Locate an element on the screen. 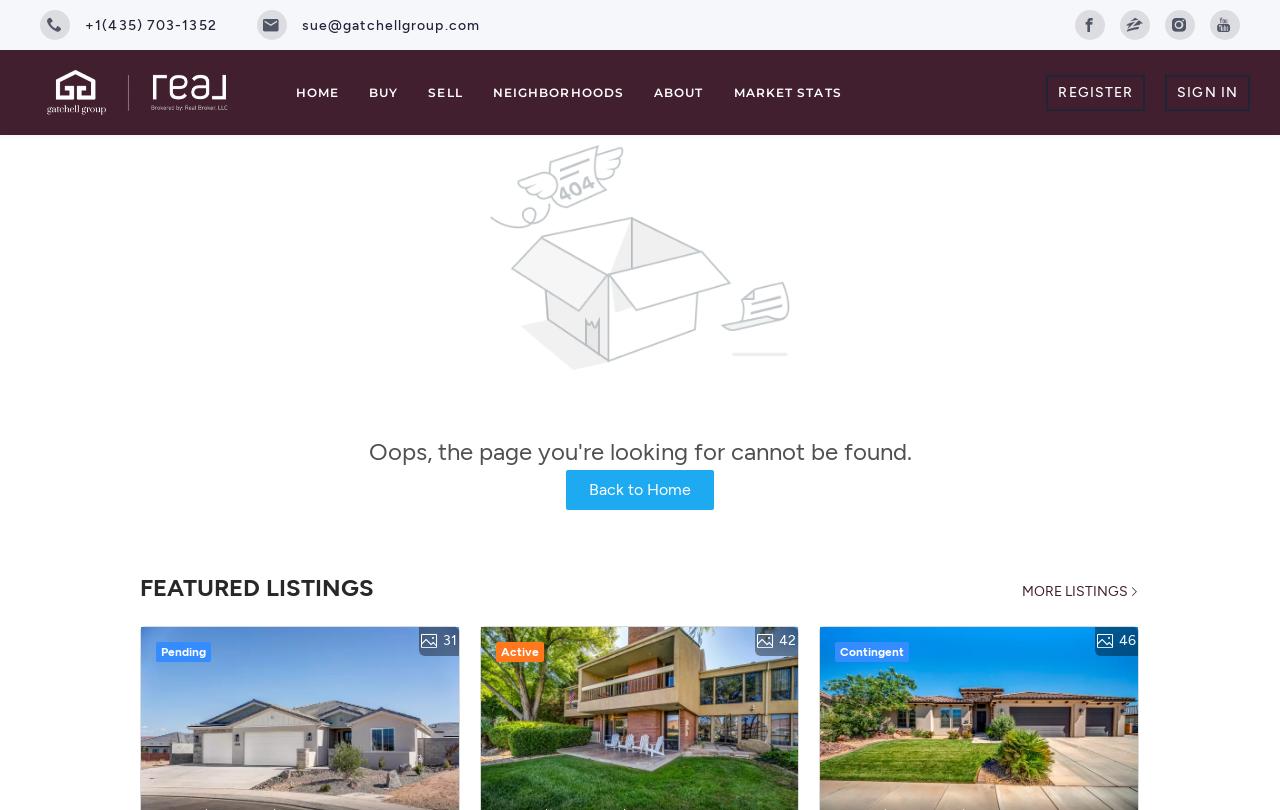 The height and width of the screenshot is (810, 1280). 'Sign In' is located at coordinates (1206, 91).